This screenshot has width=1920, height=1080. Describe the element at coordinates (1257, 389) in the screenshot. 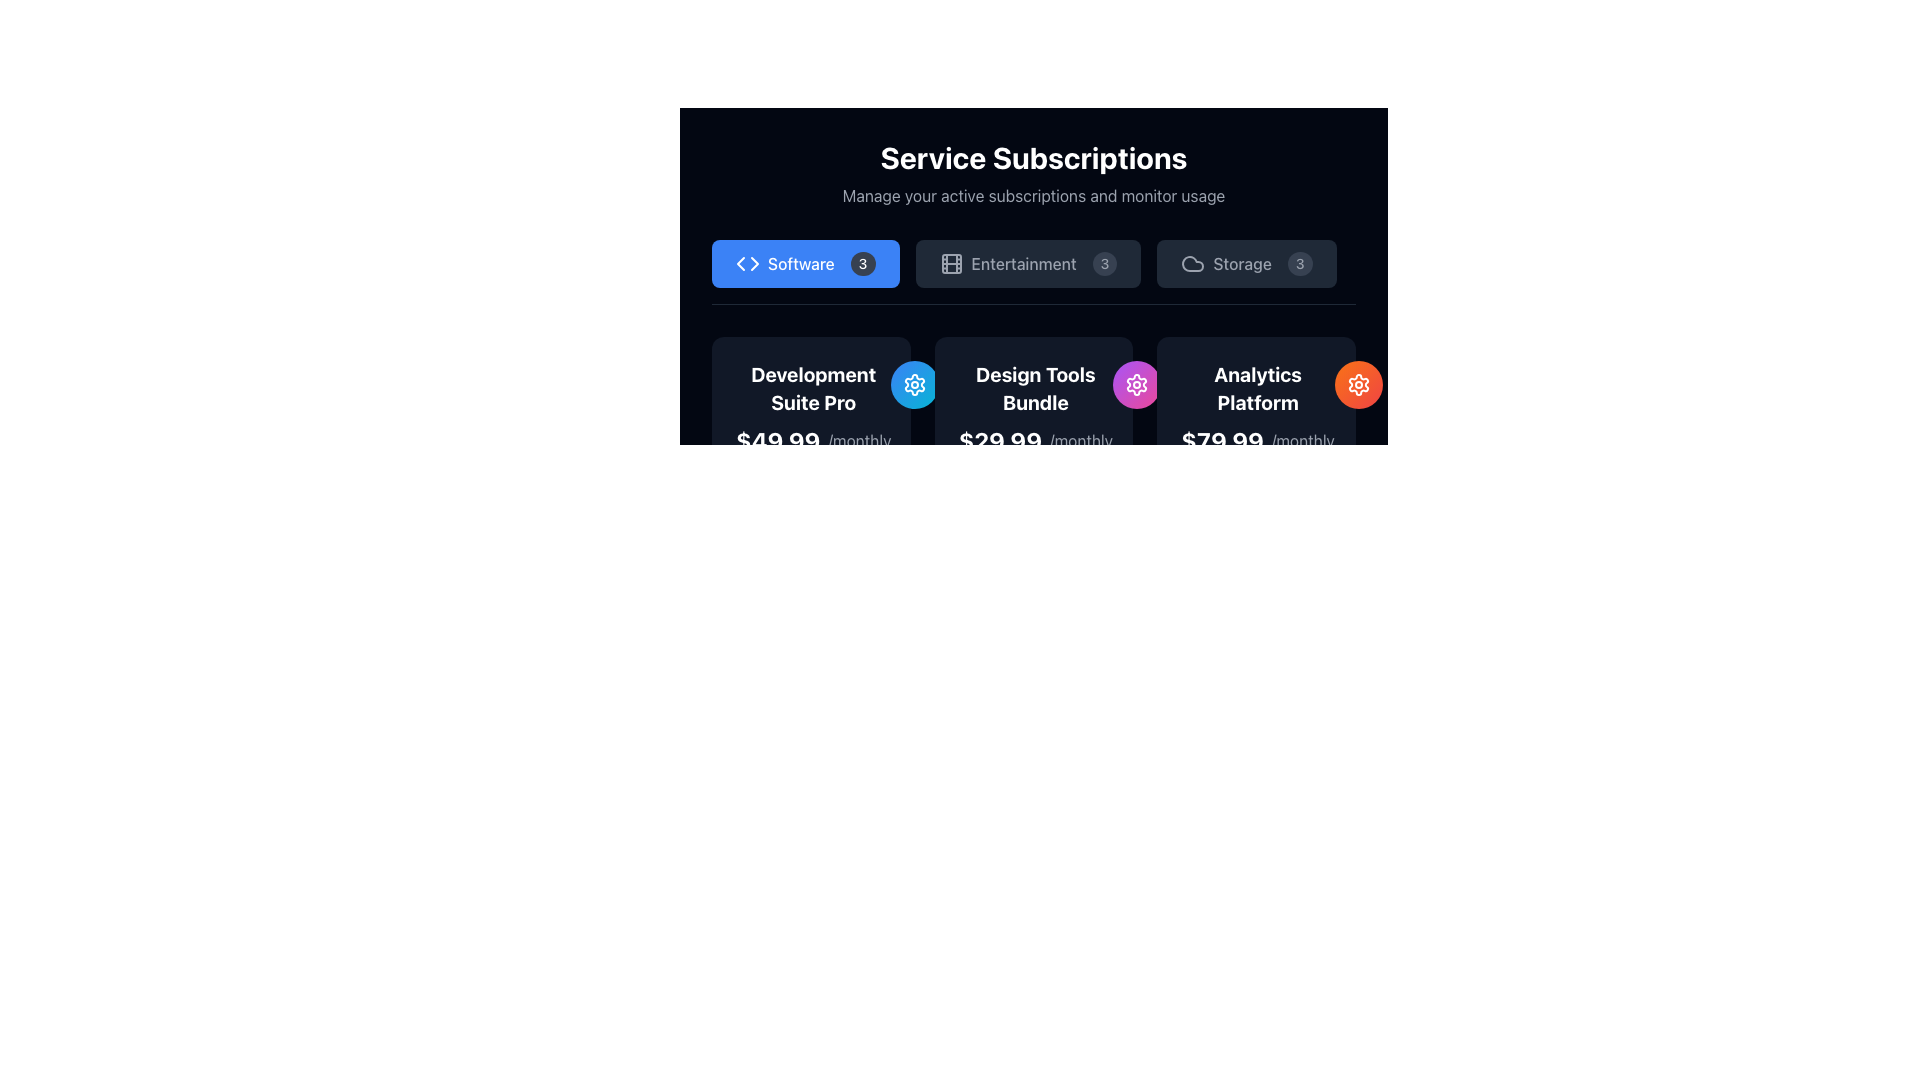

I see `the 'Analytics Platform' static text label, which is styled in bold white font against a dark background` at that location.